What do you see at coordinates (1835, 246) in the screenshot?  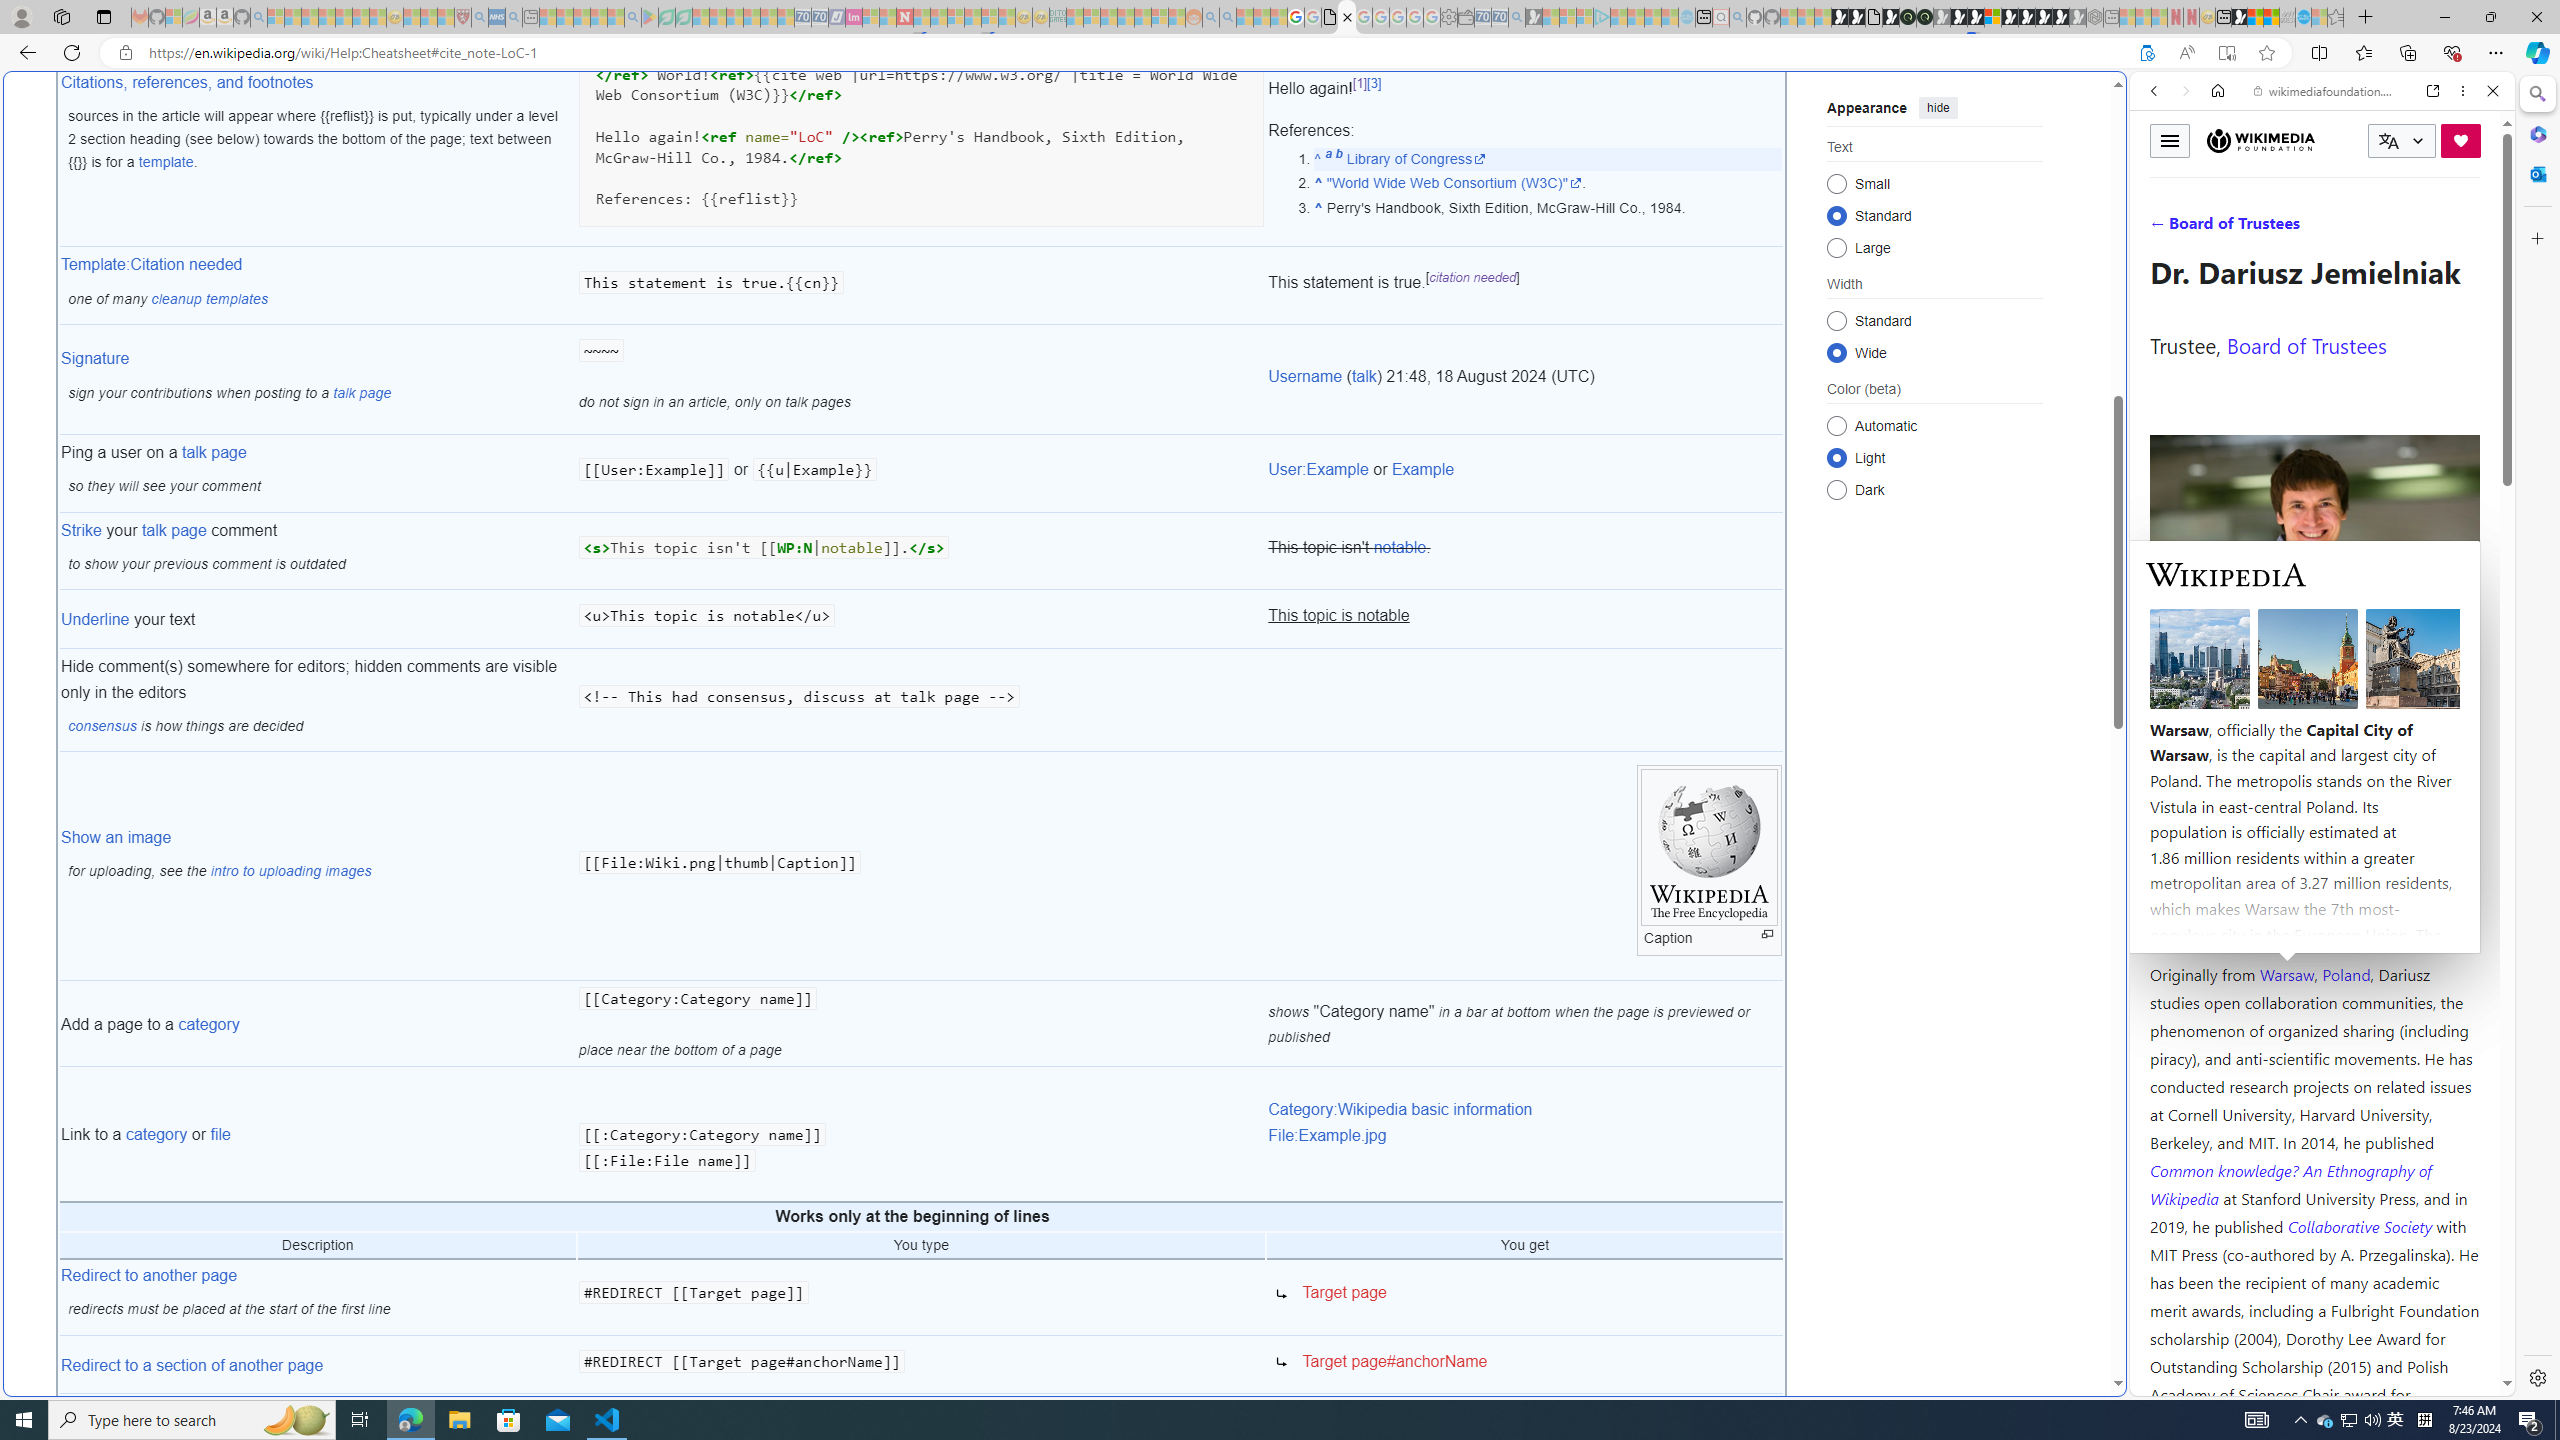 I see `'Large'` at bounding box center [1835, 246].